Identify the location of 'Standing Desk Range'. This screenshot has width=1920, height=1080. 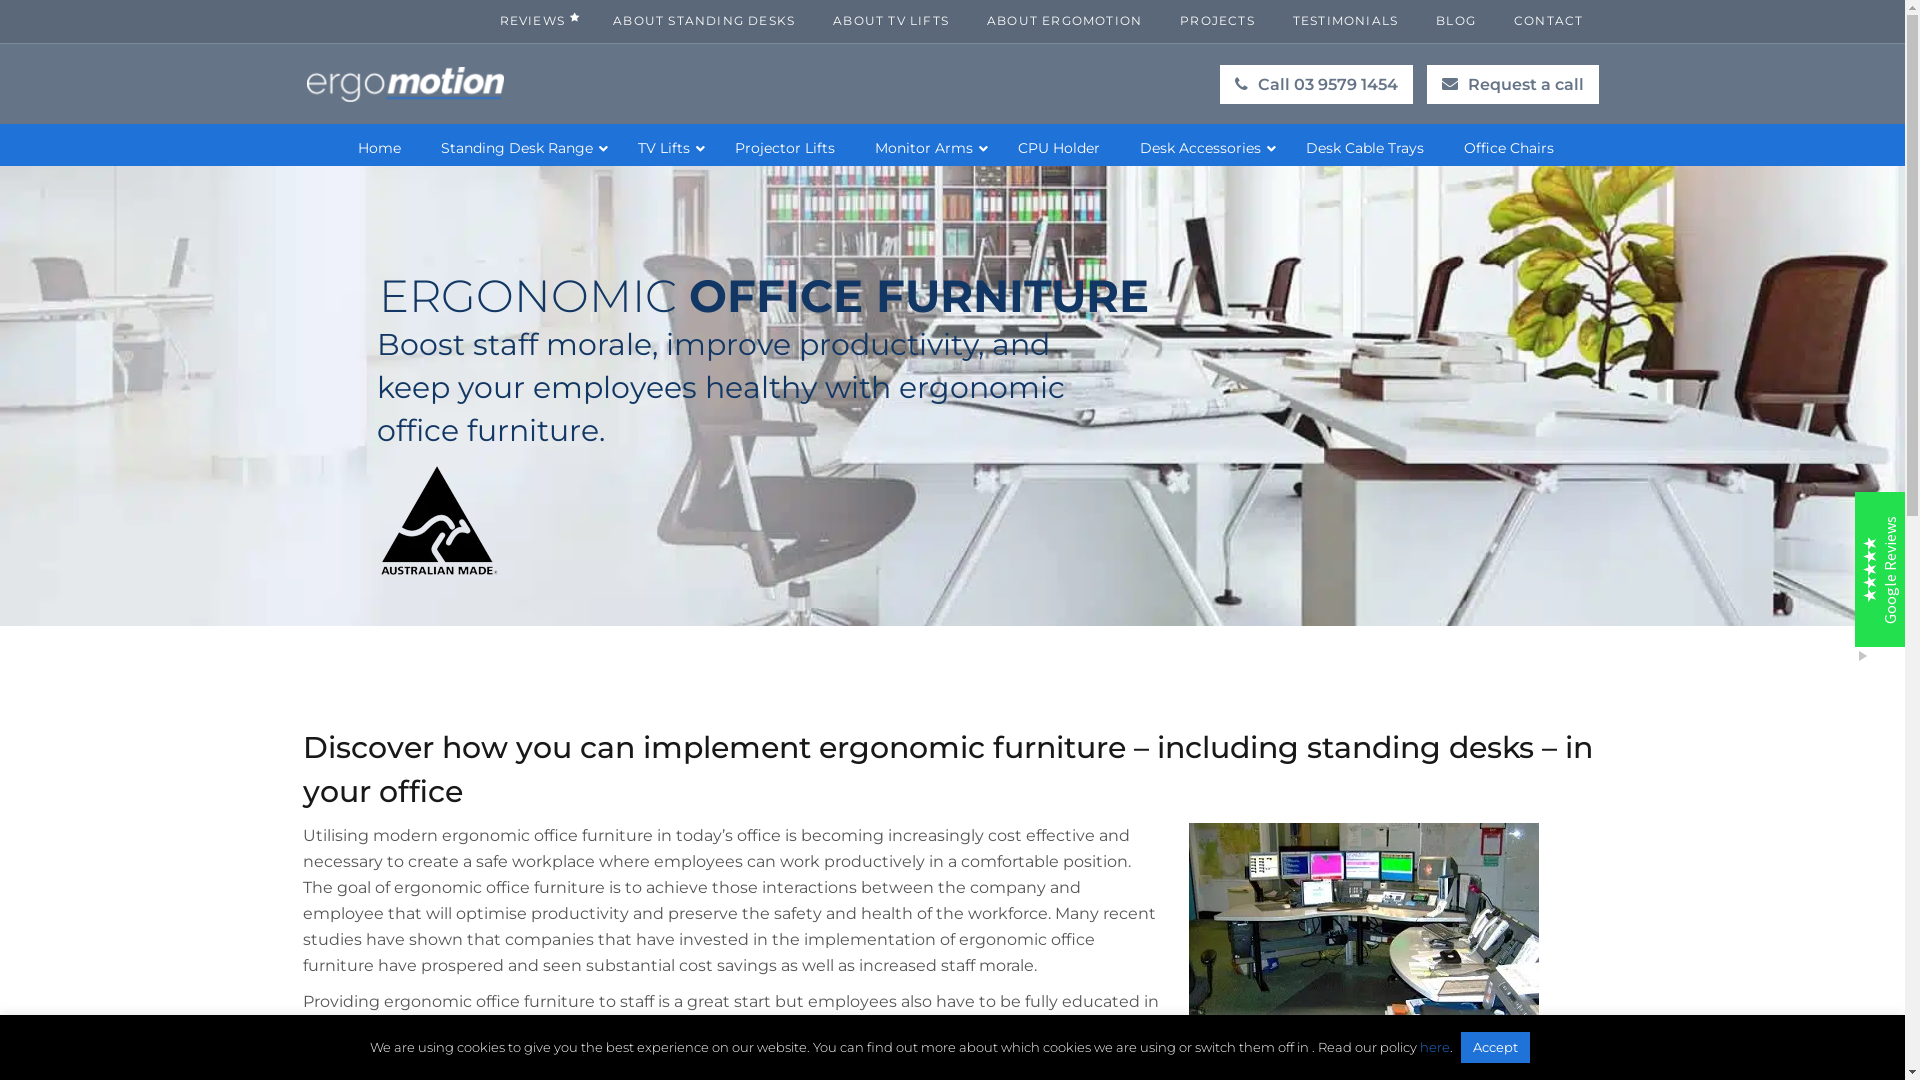
(419, 146).